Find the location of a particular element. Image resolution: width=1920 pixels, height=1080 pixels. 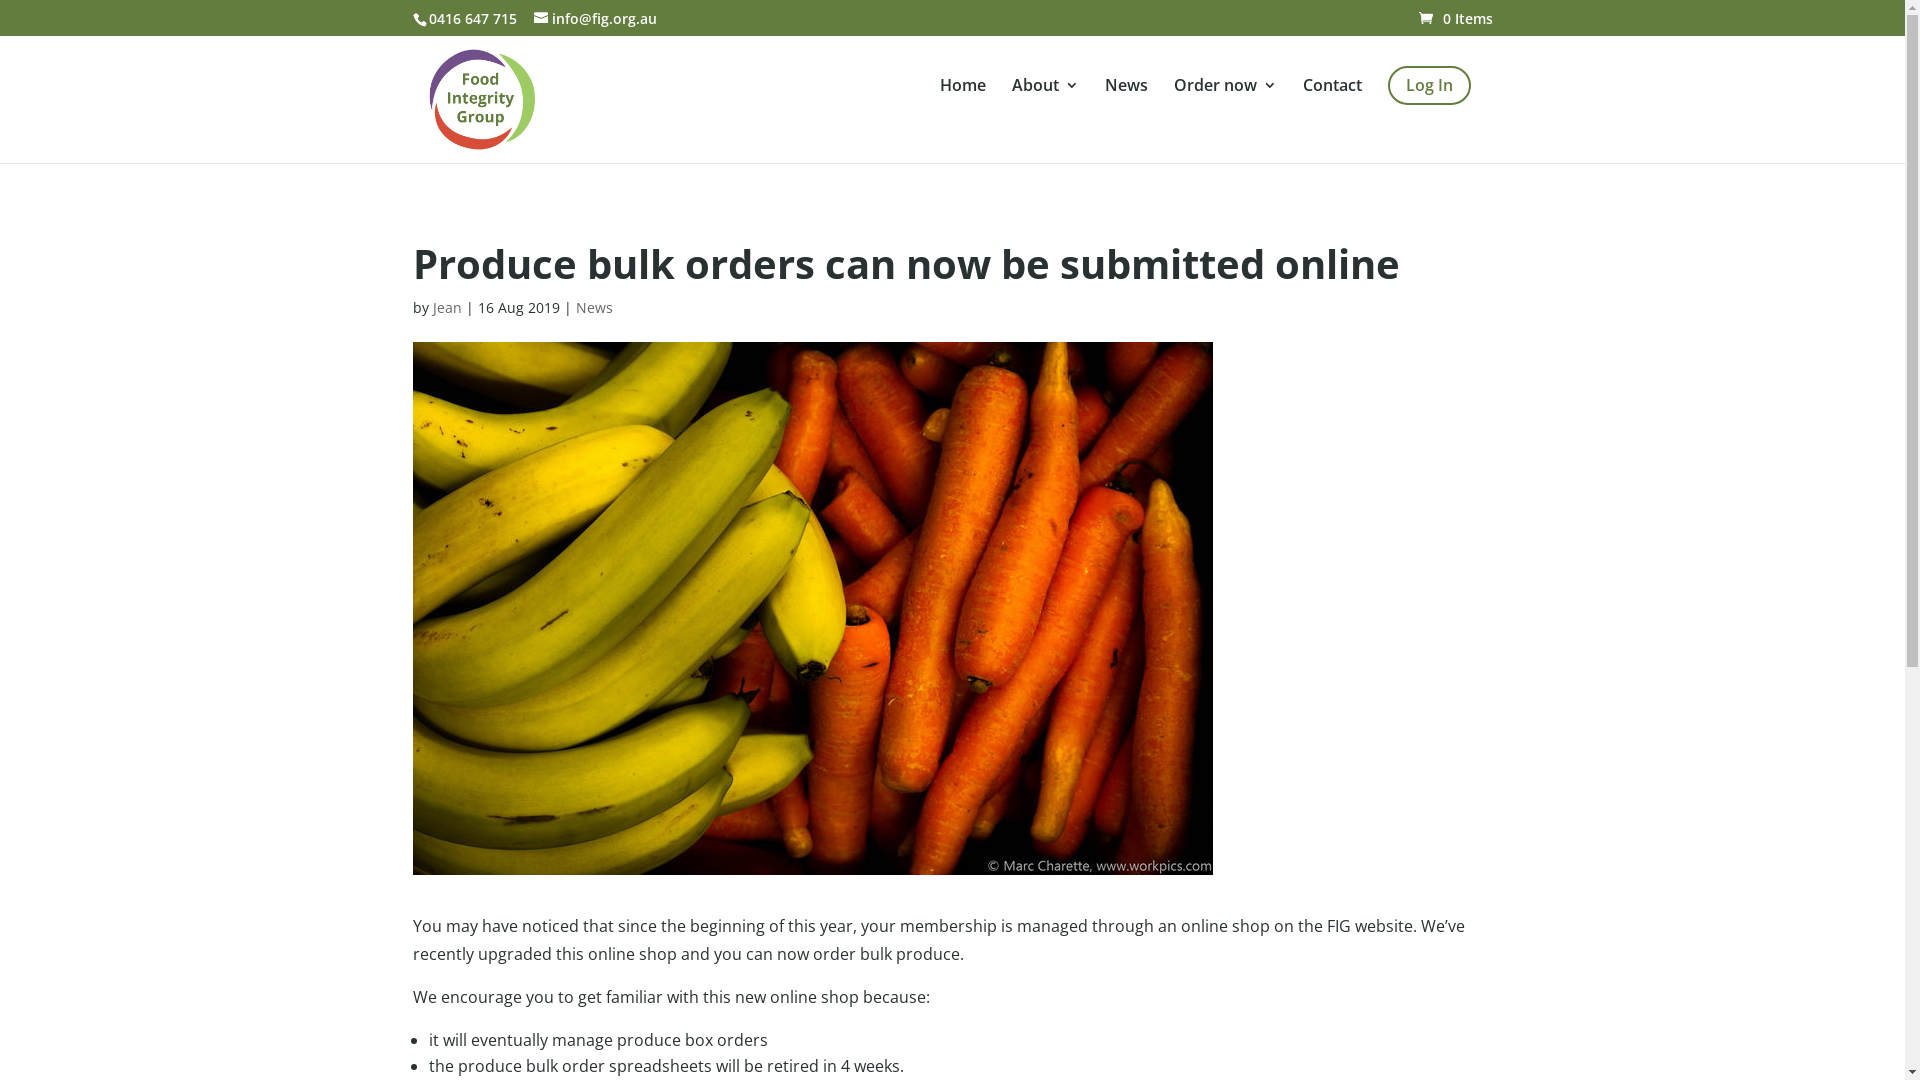

'Log In' is located at coordinates (1428, 84).